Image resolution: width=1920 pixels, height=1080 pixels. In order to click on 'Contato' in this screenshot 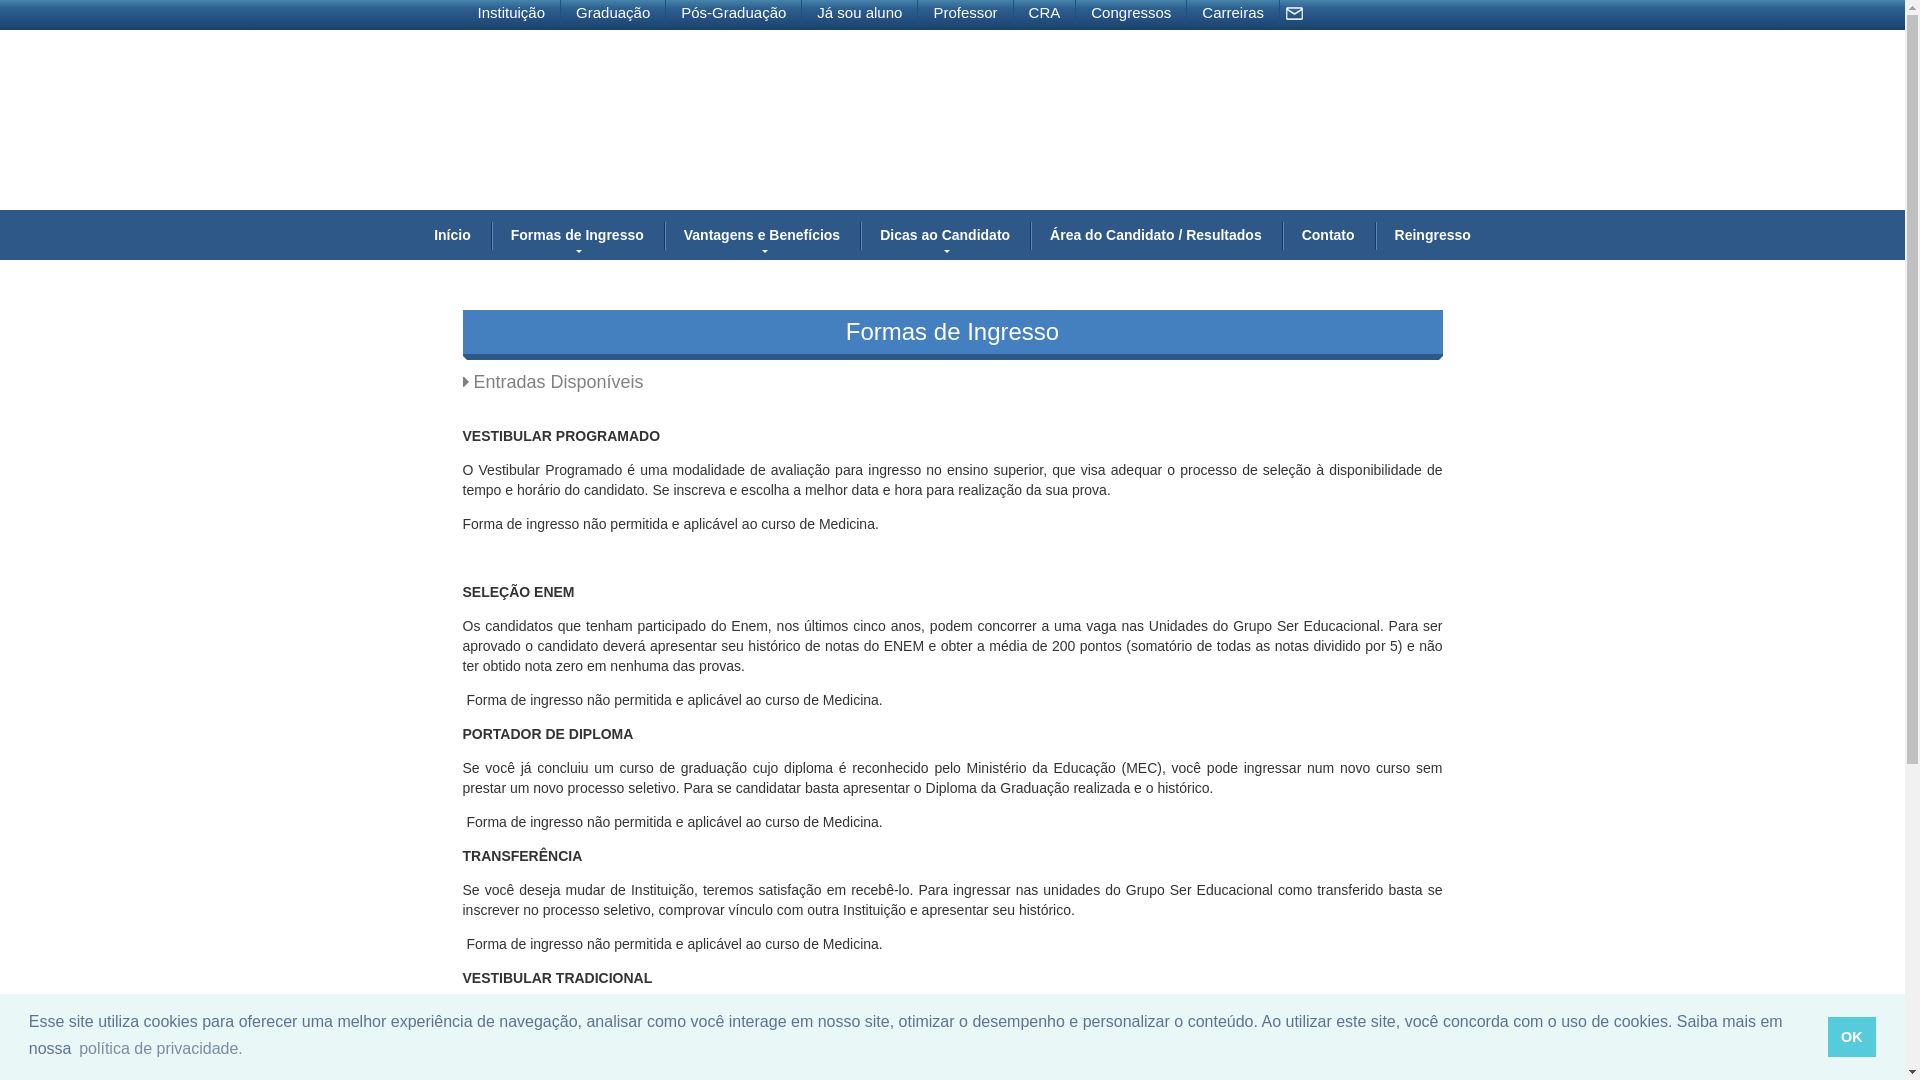, I will do `click(1328, 234)`.